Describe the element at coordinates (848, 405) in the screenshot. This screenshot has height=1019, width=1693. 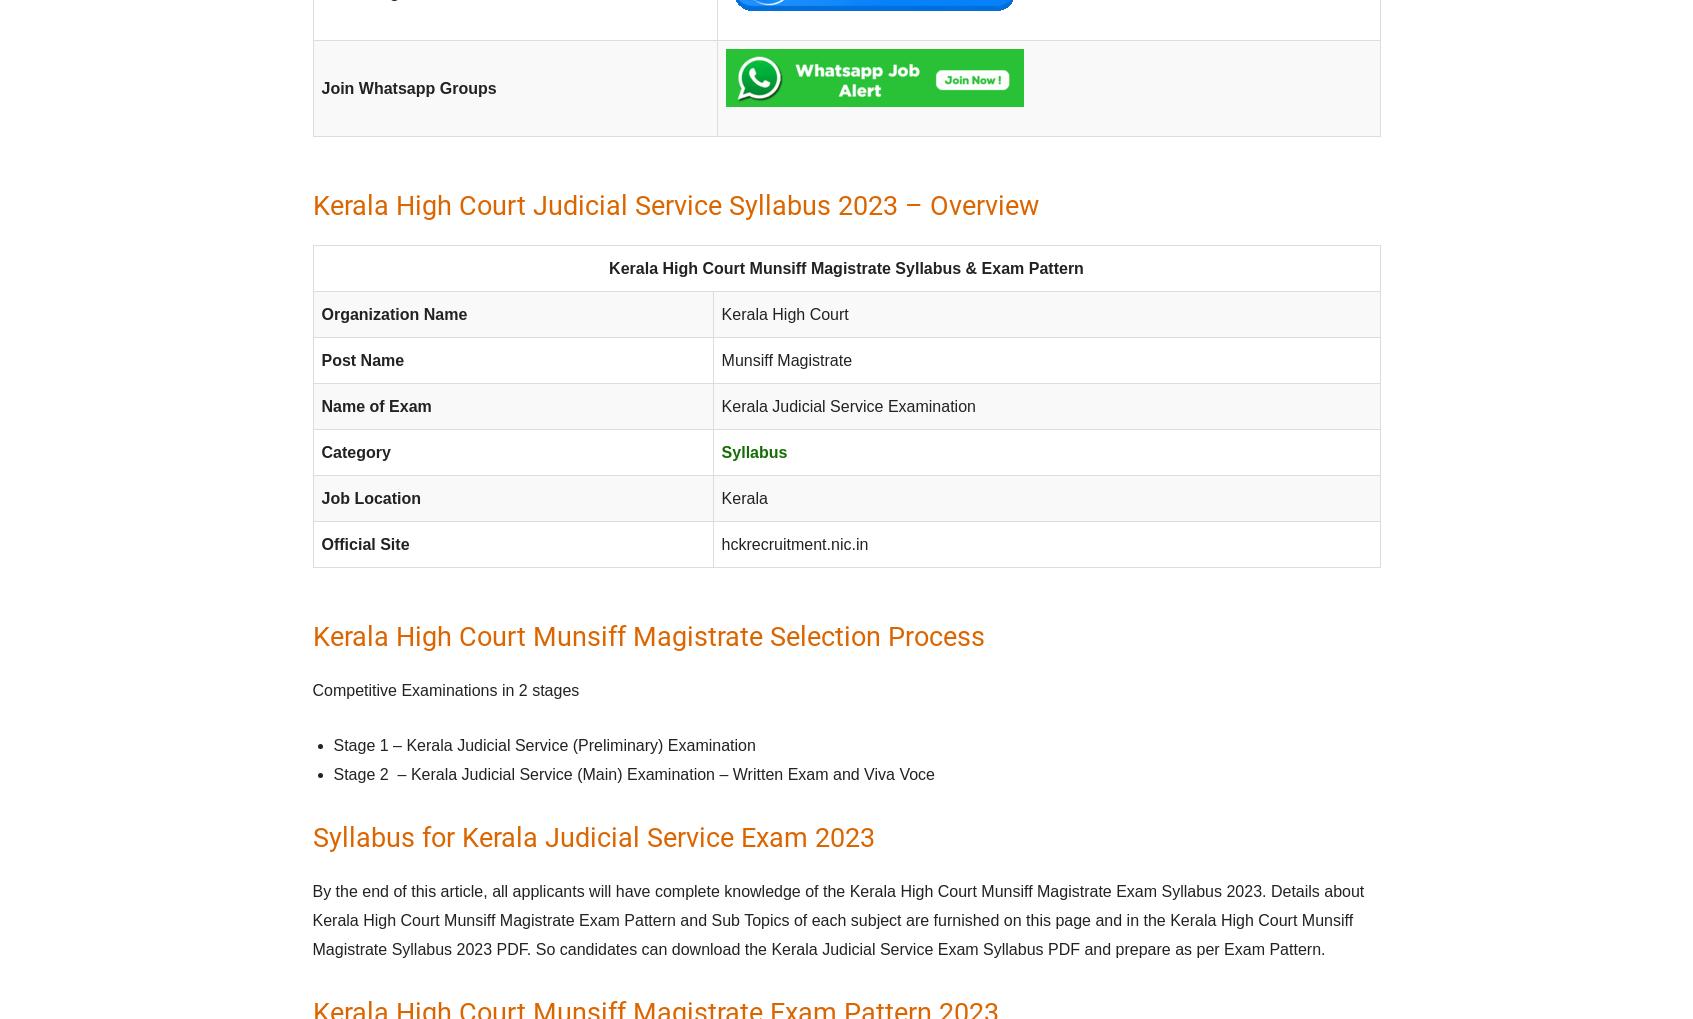
I see `'Kerala Judicial Service Examination'` at that location.